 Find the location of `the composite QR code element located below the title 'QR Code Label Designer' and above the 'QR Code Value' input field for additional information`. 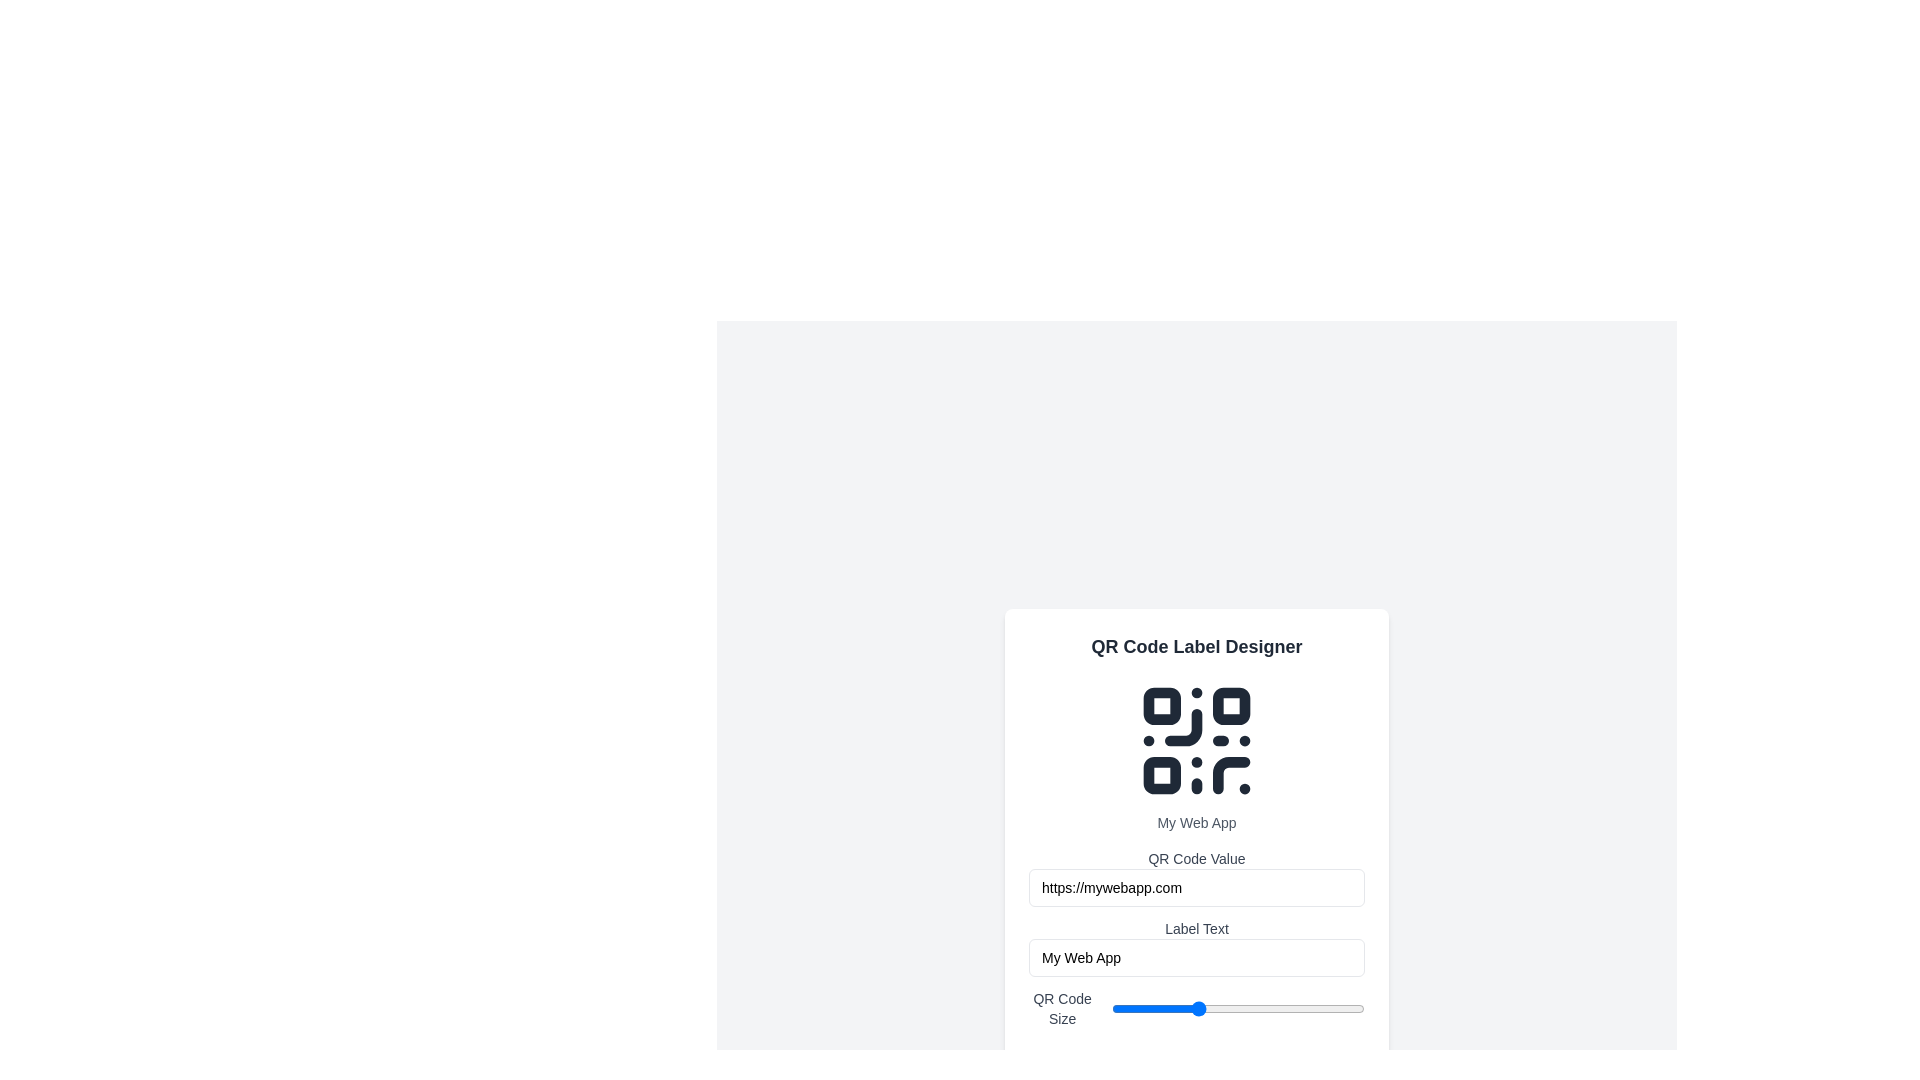

the composite QR code element located below the title 'QR Code Label Designer' and above the 'QR Code Value' input field for additional information is located at coordinates (1196, 755).